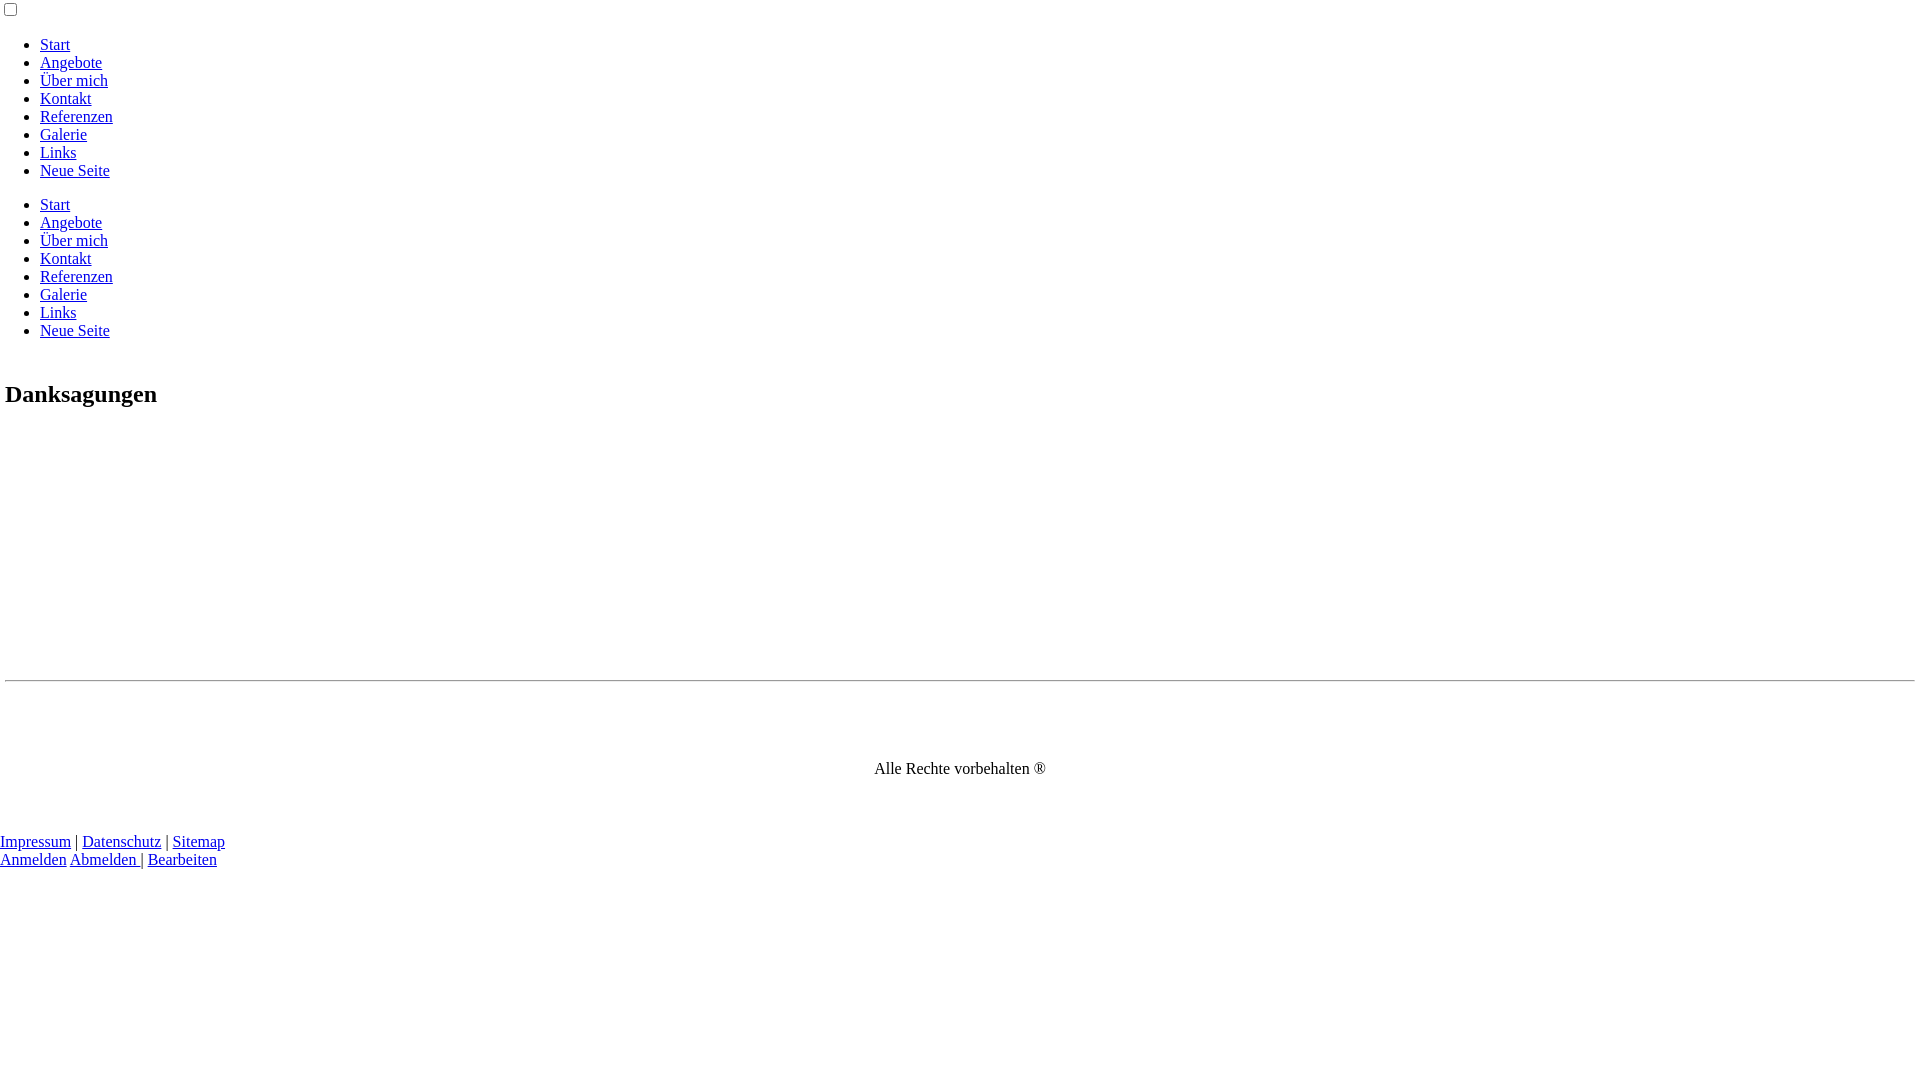 This screenshot has width=1920, height=1080. I want to click on 'Referenzen', so click(76, 116).